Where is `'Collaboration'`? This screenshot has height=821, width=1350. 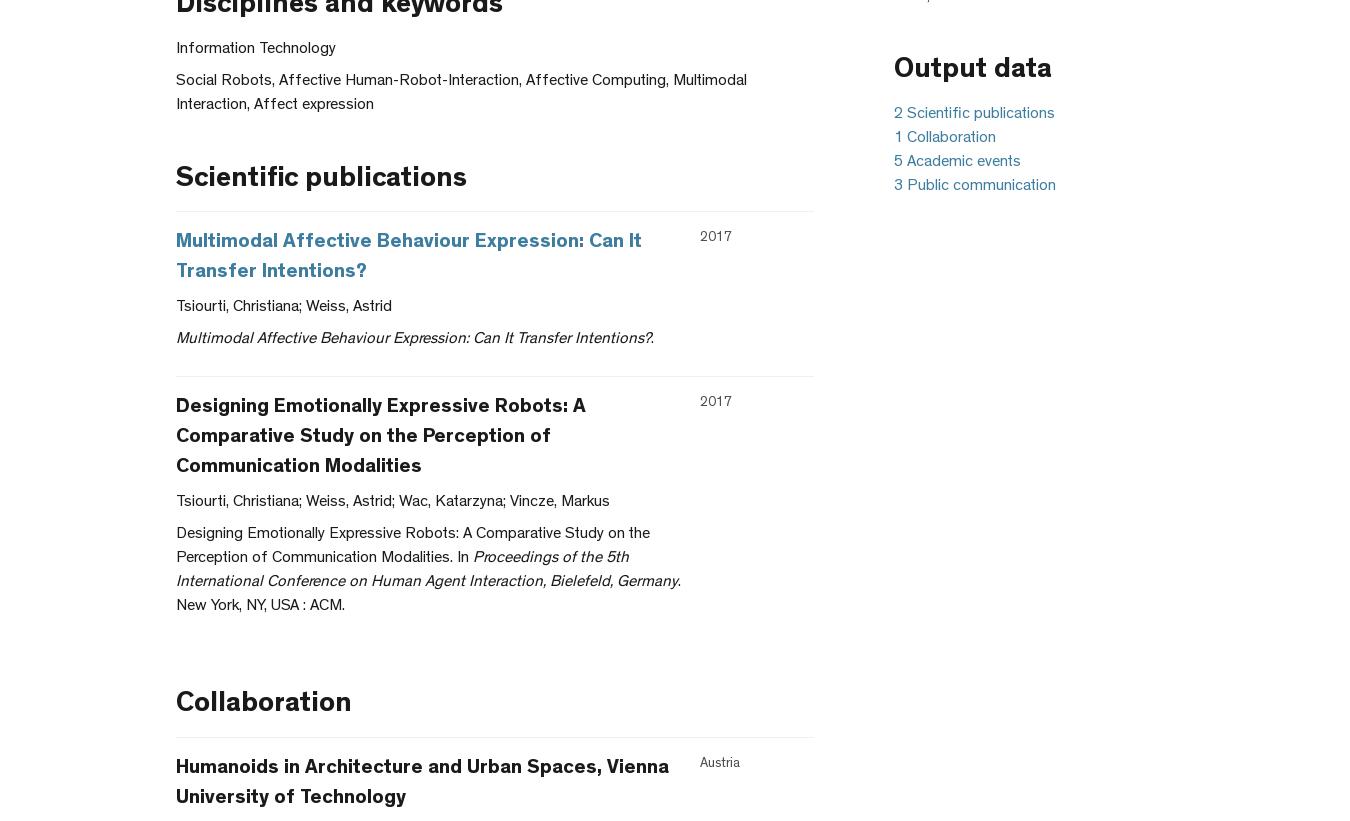 'Collaboration' is located at coordinates (263, 705).